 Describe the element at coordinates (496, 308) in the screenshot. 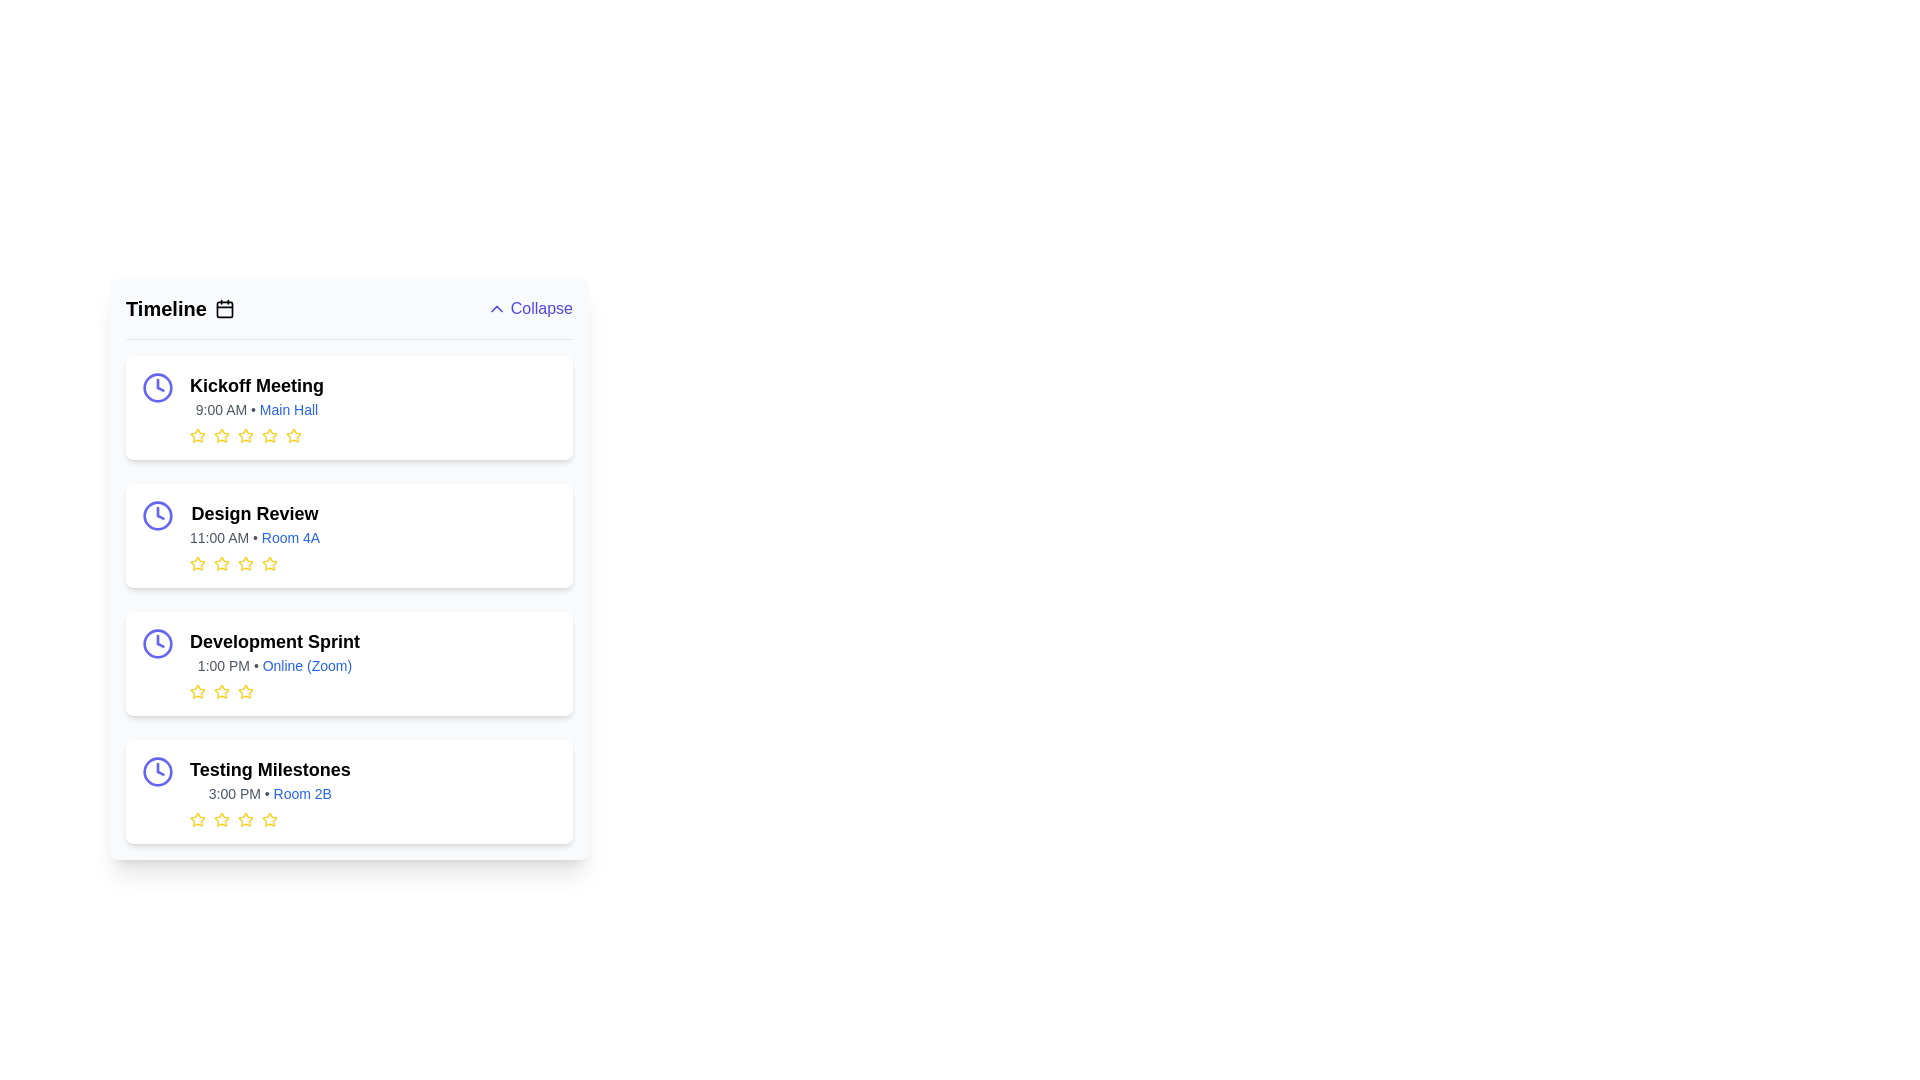

I see `the upward-pointing chevron icon located at the top-right corner of the timeline box, immediately to the left of the 'Collapse' text` at that location.